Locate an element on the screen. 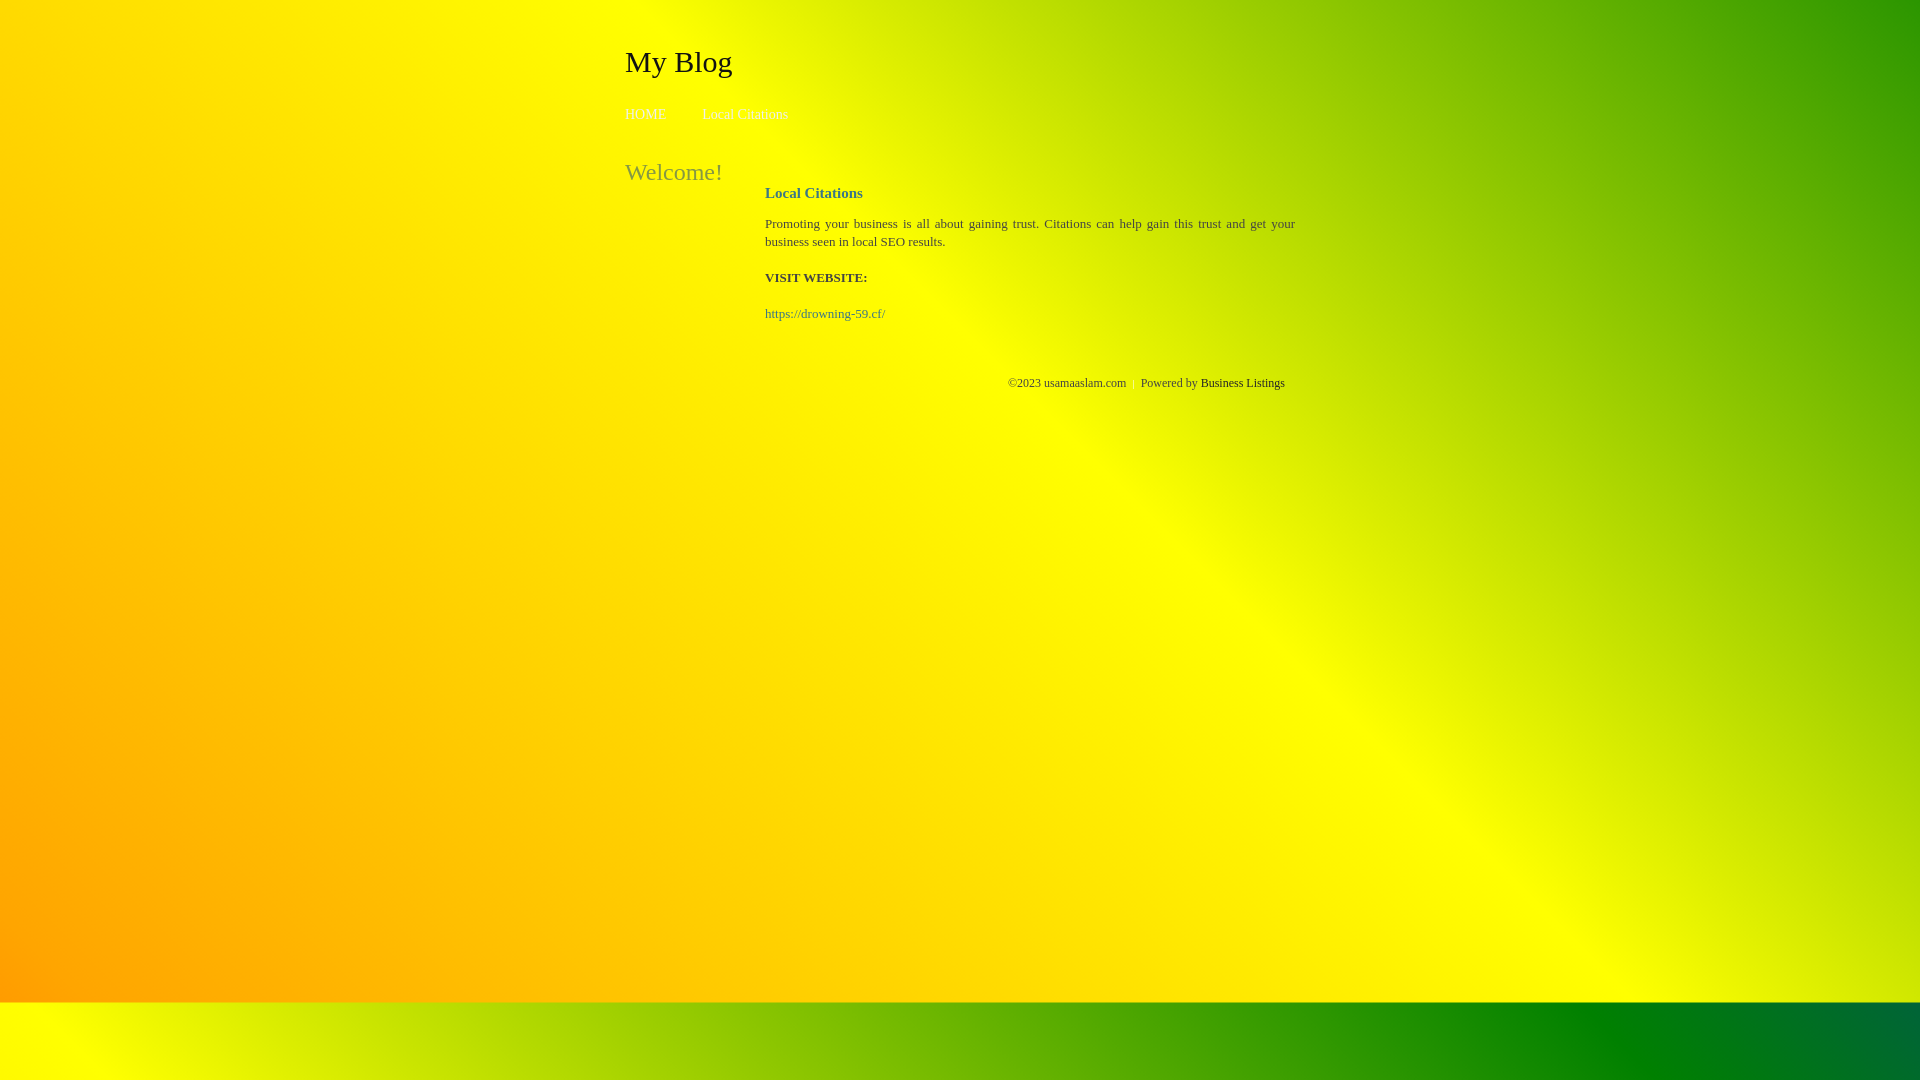  'https://drowning-59.cf/' is located at coordinates (825, 313).